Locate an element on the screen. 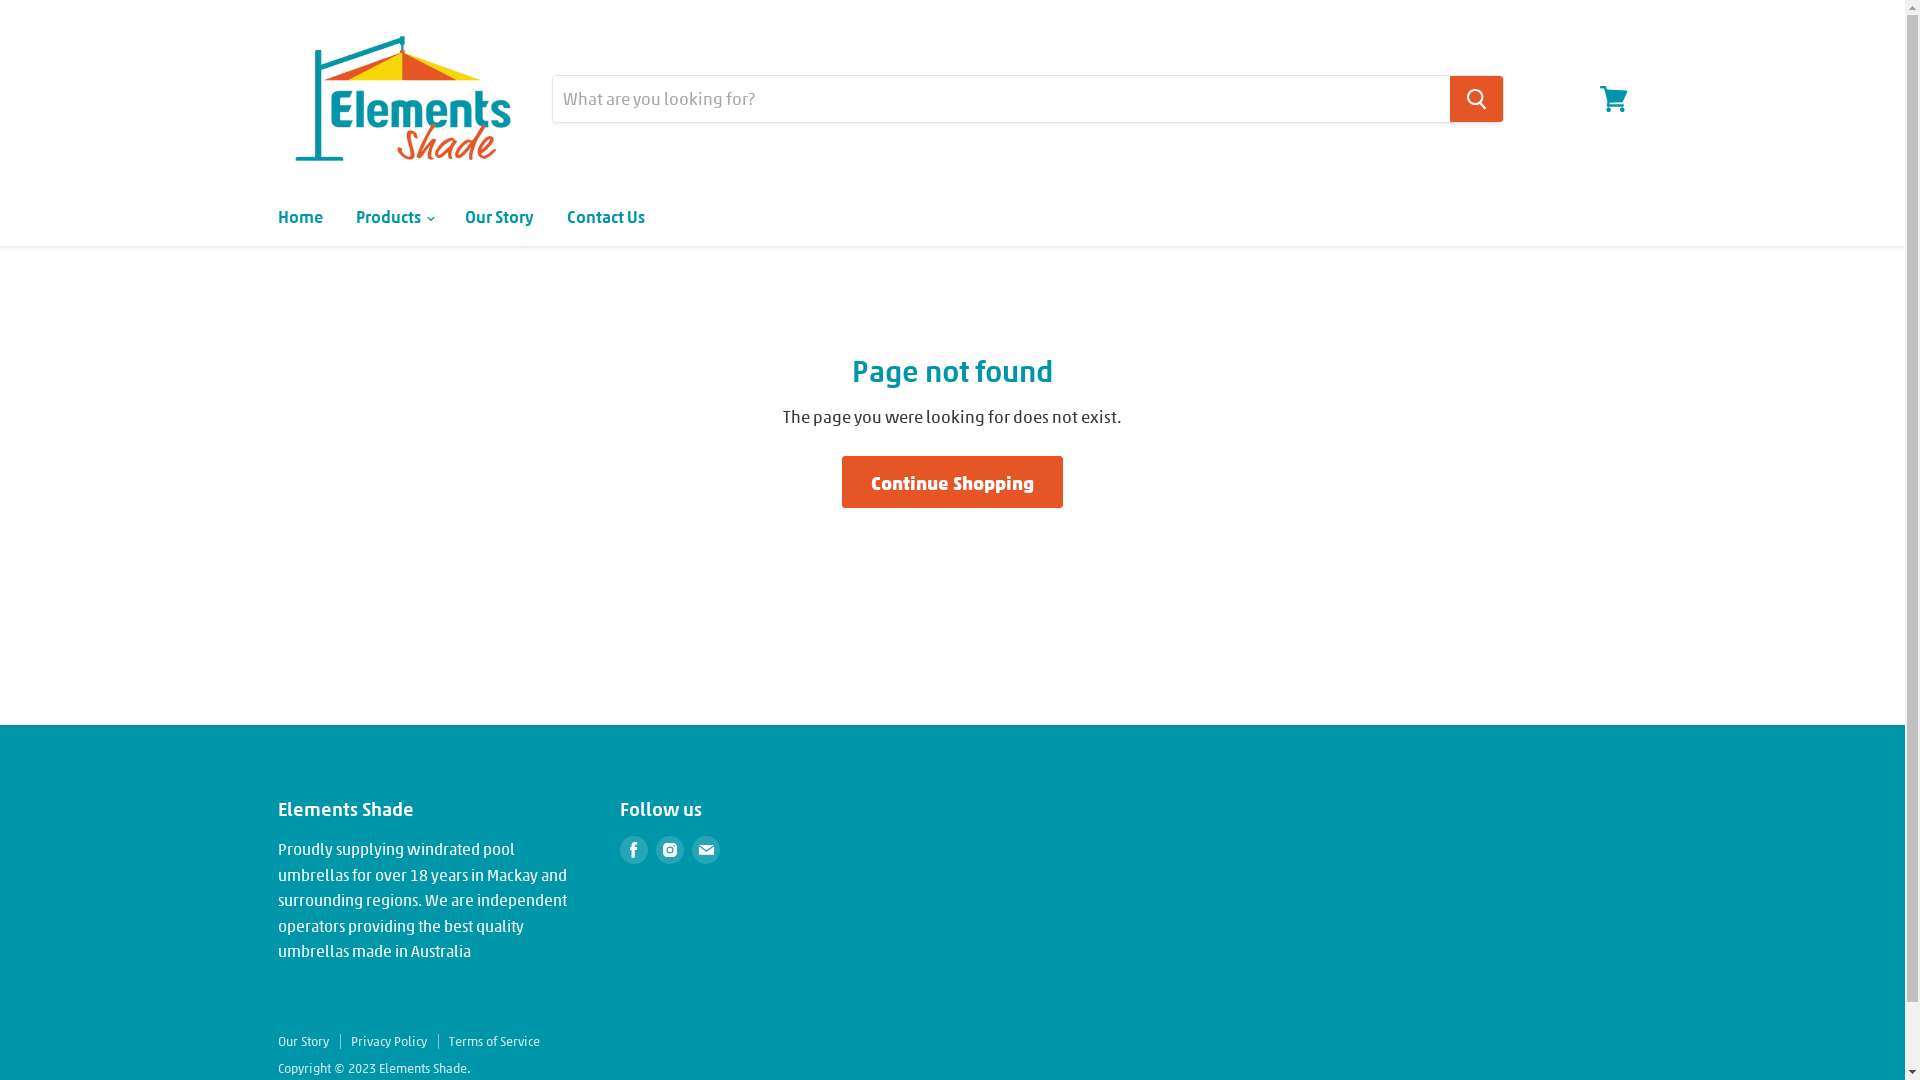 Image resolution: width=1920 pixels, height=1080 pixels. 'Privacy Policy' is located at coordinates (388, 1040).